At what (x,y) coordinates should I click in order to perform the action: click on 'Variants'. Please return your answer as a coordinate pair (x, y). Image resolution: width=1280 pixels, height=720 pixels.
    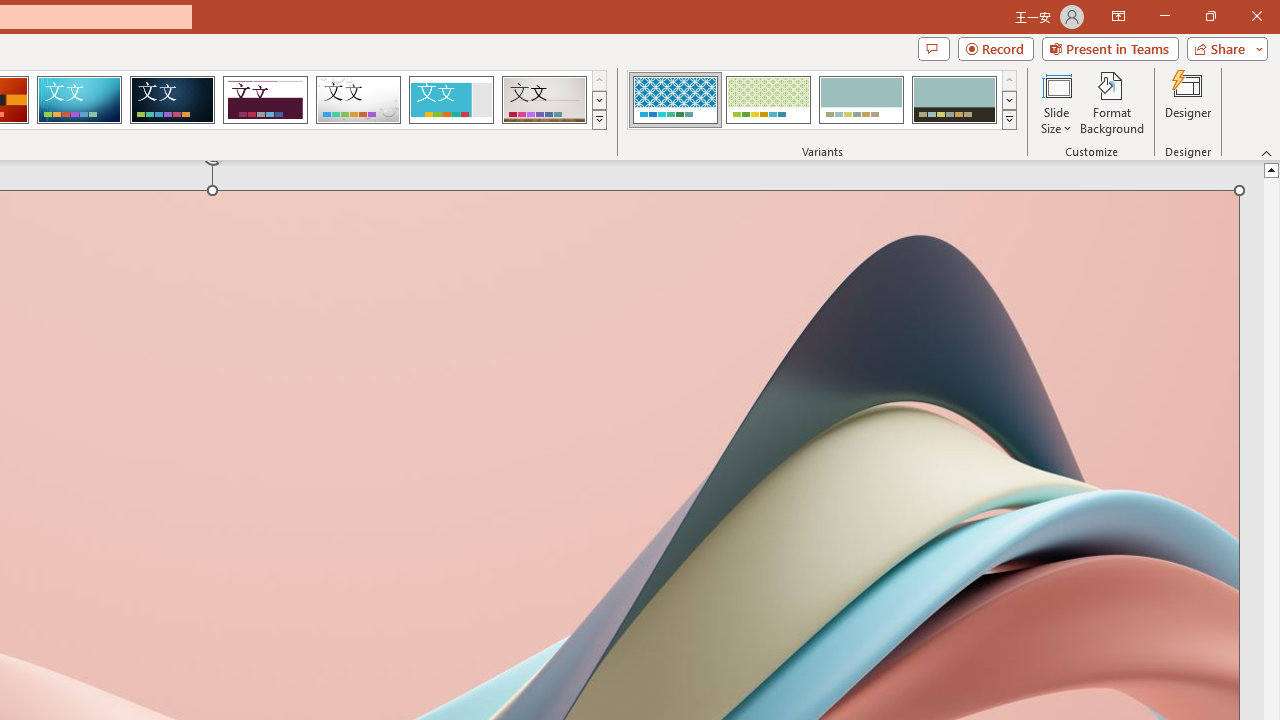
    Looking at the image, I should click on (1009, 120).